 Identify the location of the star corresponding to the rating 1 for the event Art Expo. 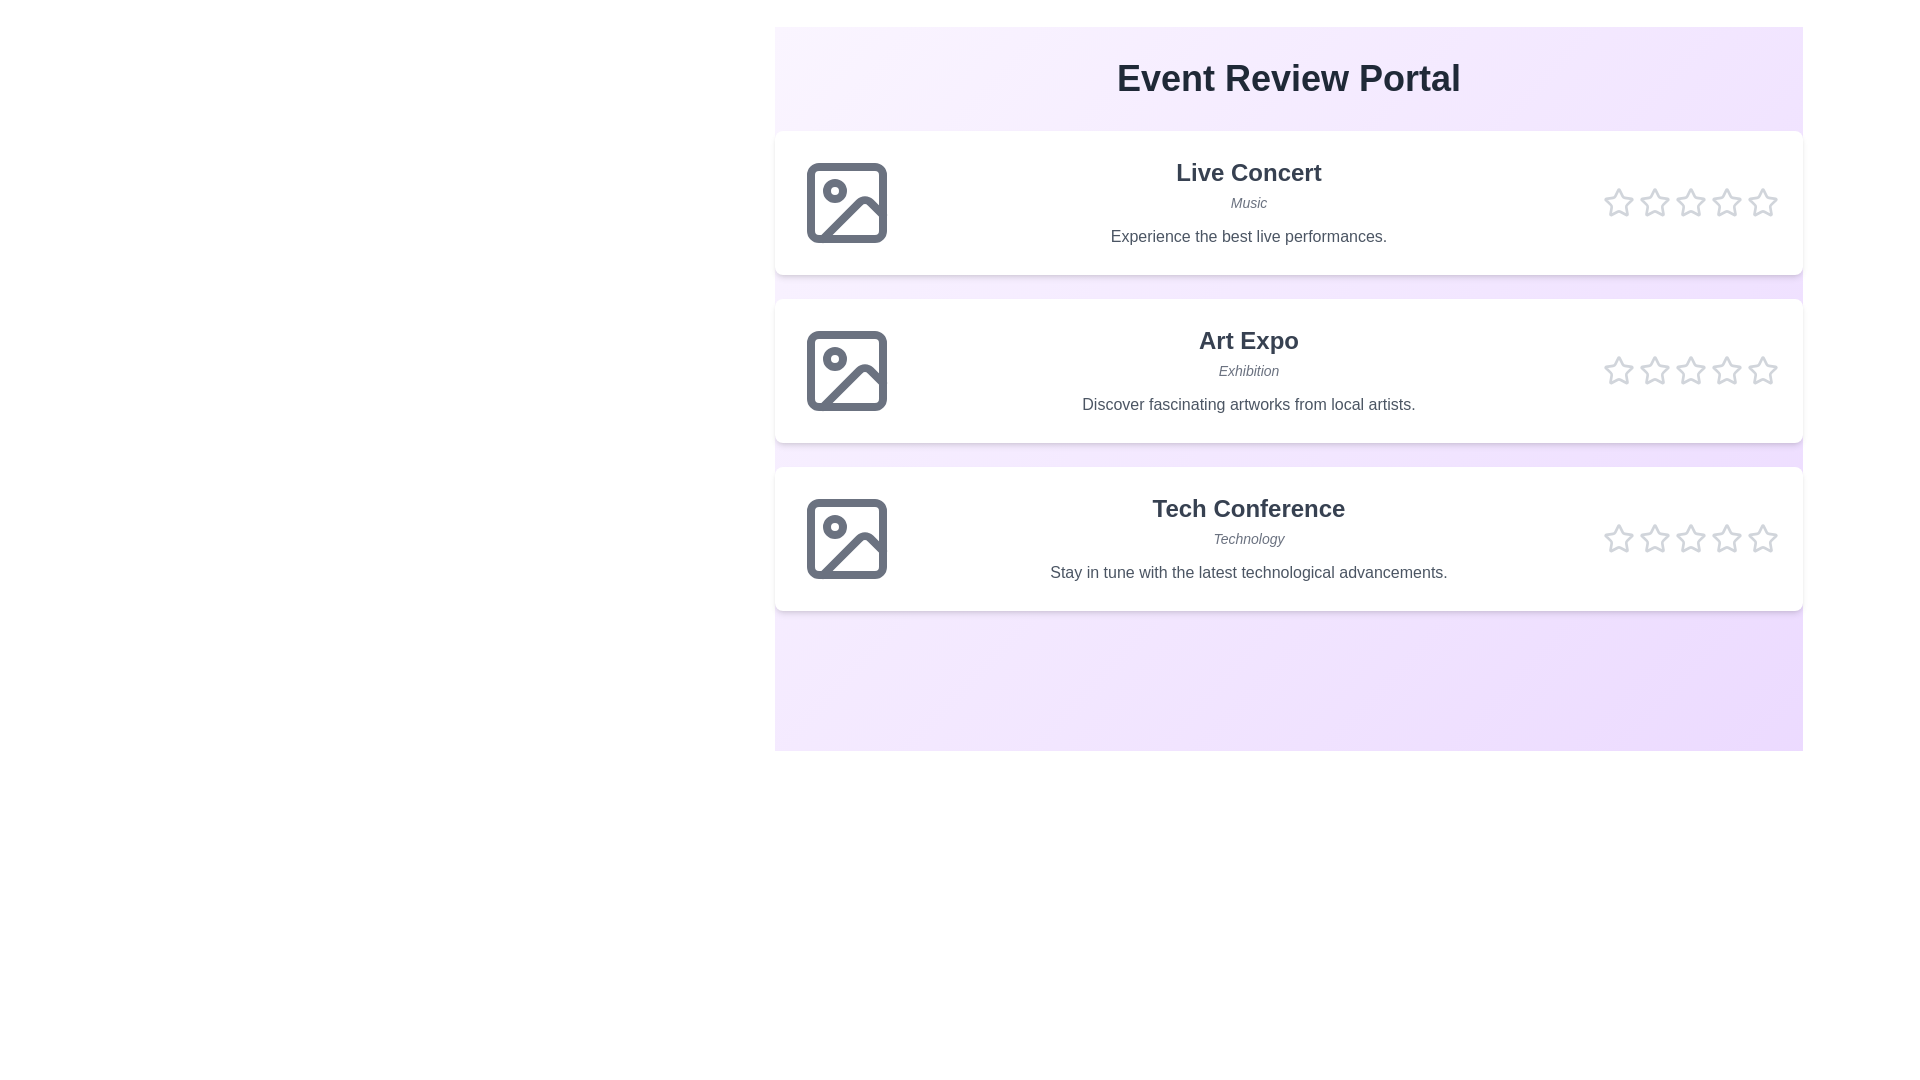
(1618, 370).